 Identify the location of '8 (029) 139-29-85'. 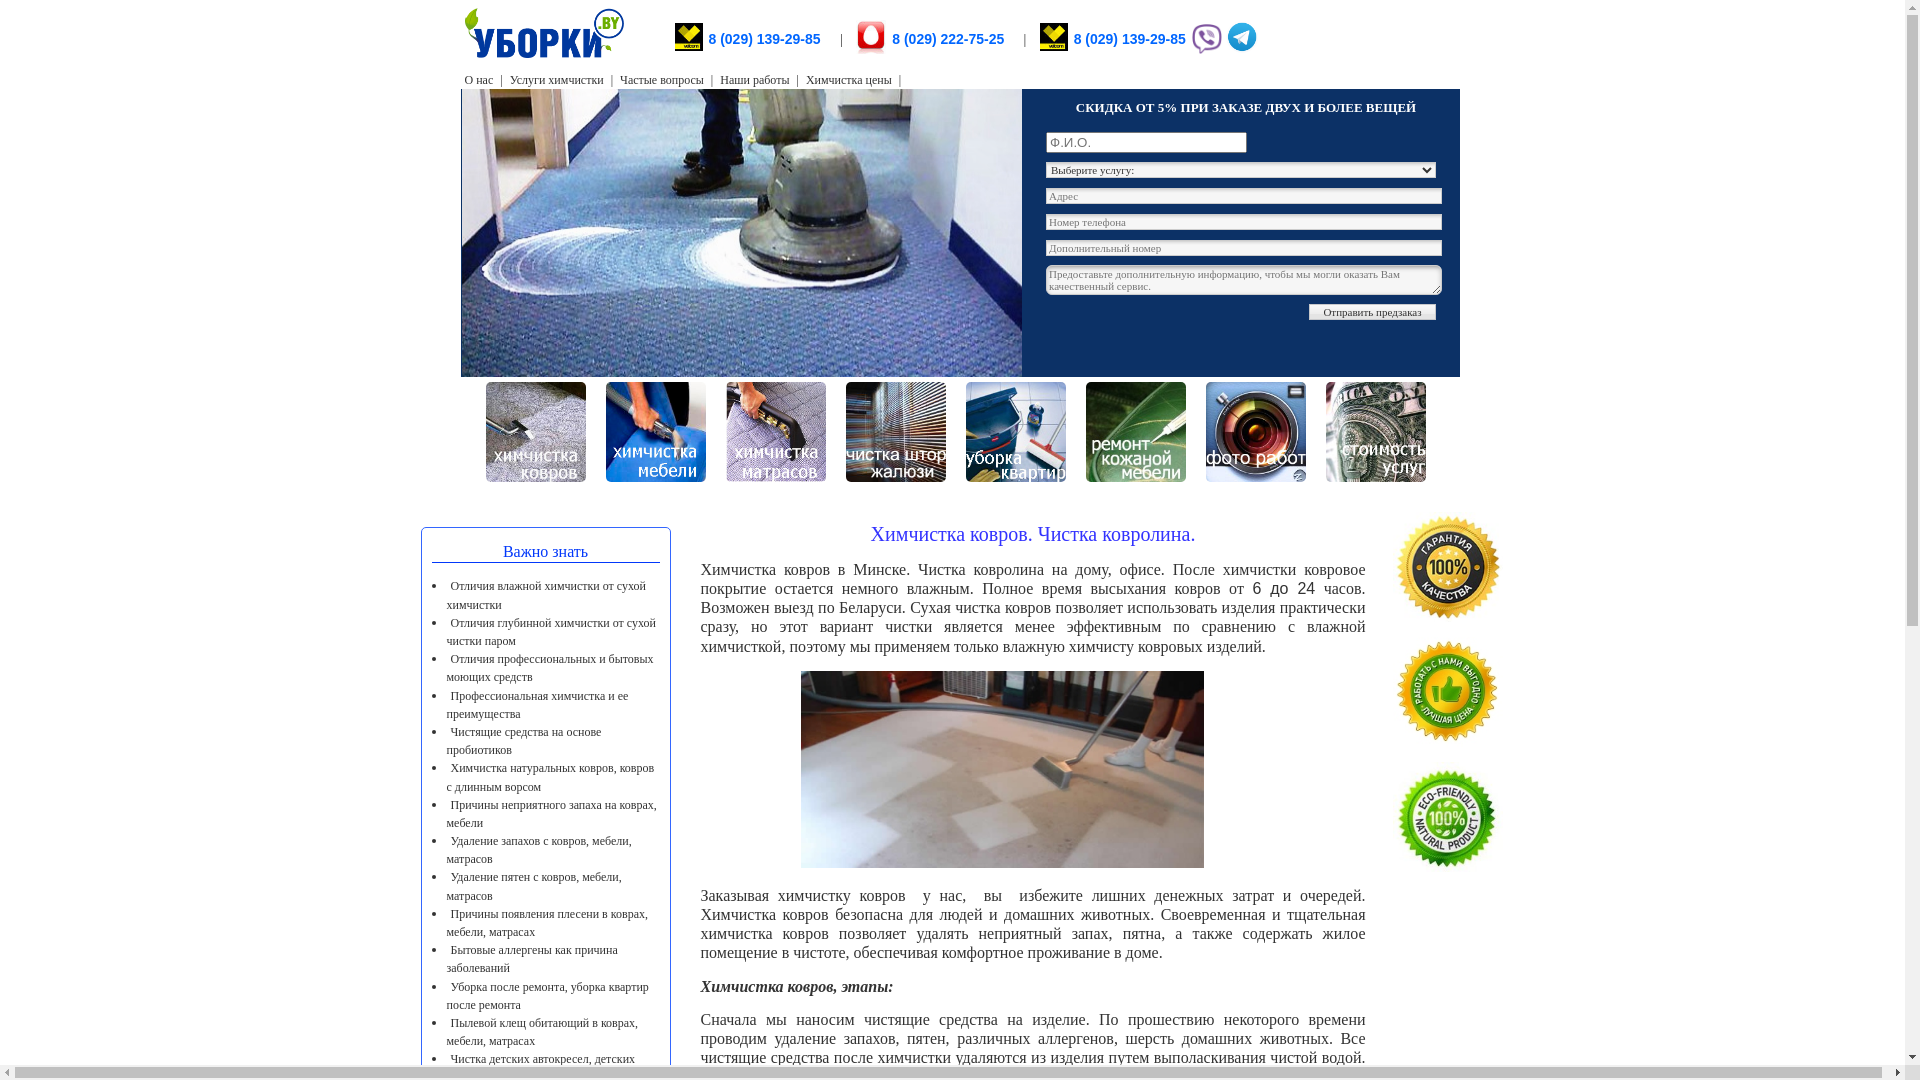
(1129, 38).